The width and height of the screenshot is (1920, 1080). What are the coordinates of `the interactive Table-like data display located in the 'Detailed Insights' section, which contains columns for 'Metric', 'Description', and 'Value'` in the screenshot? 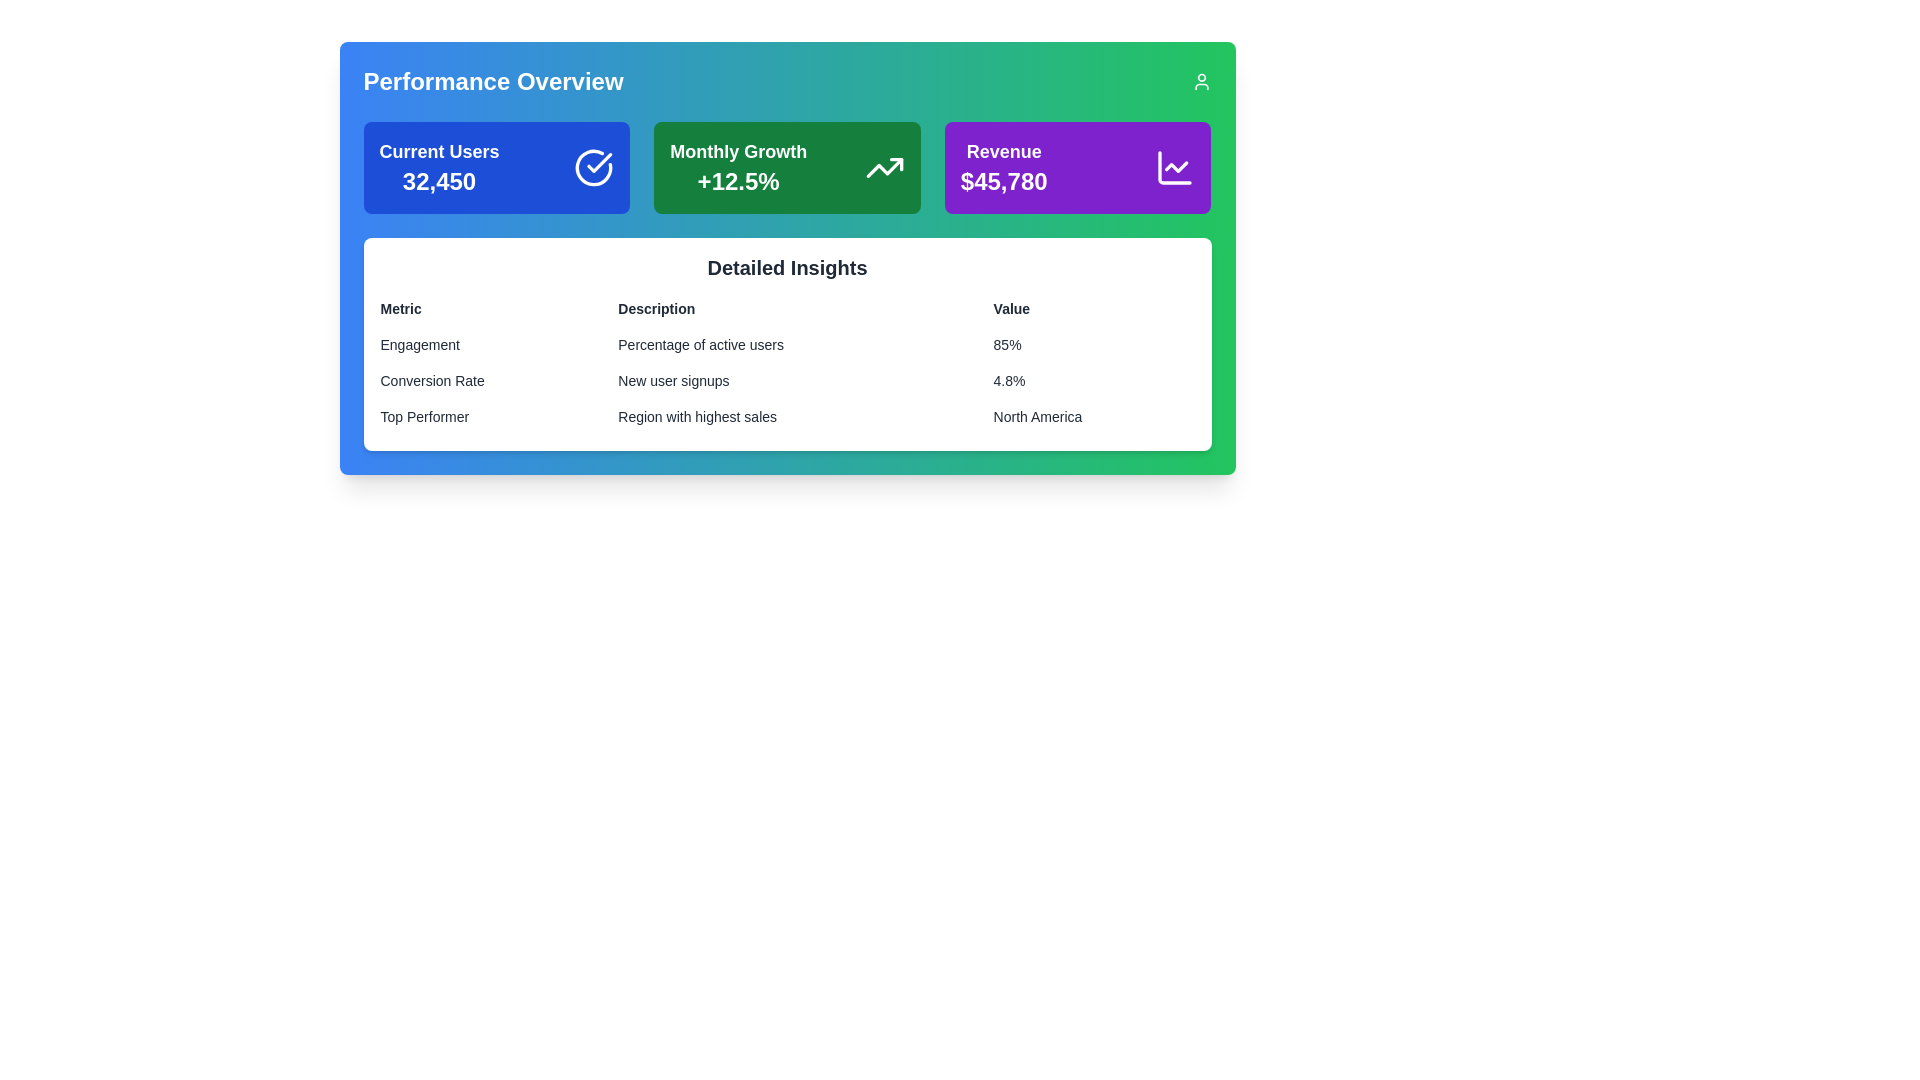 It's located at (786, 366).